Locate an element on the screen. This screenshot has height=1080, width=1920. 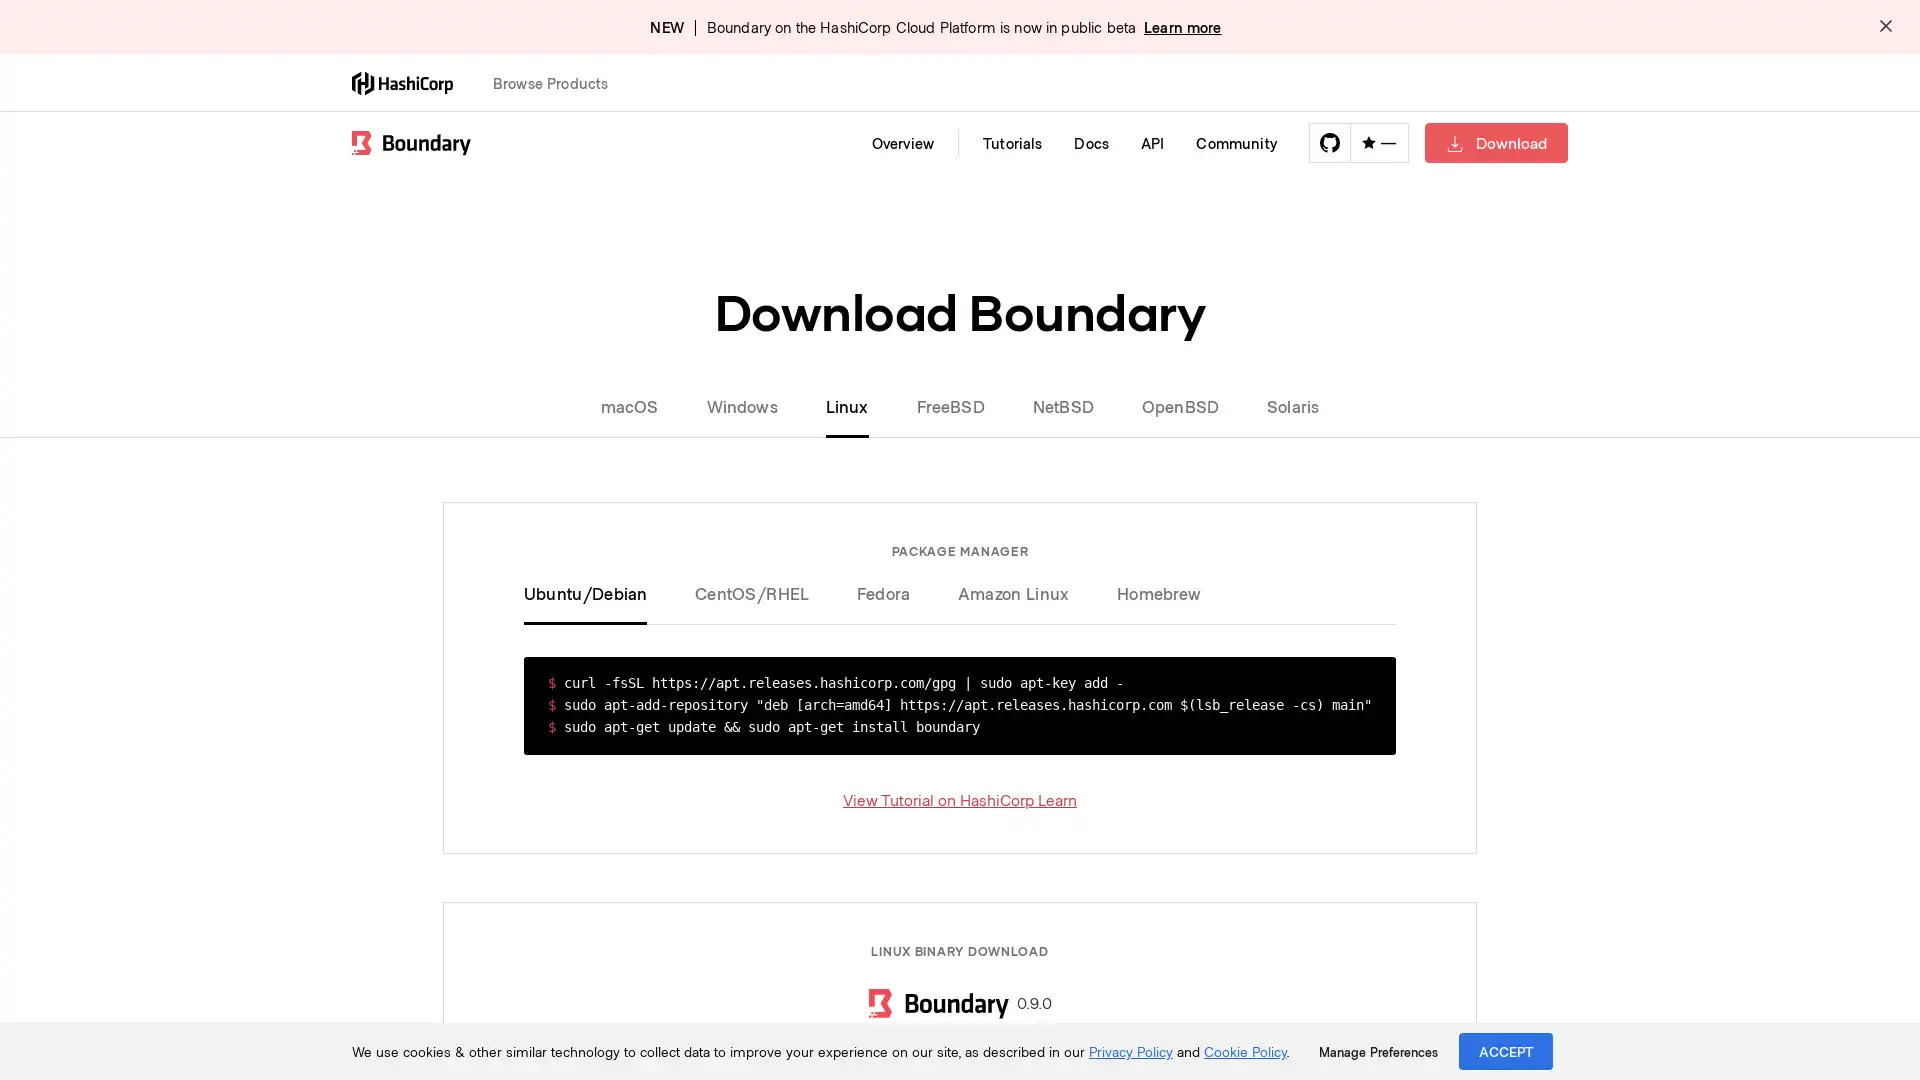
Fedora is located at coordinates (882, 592).